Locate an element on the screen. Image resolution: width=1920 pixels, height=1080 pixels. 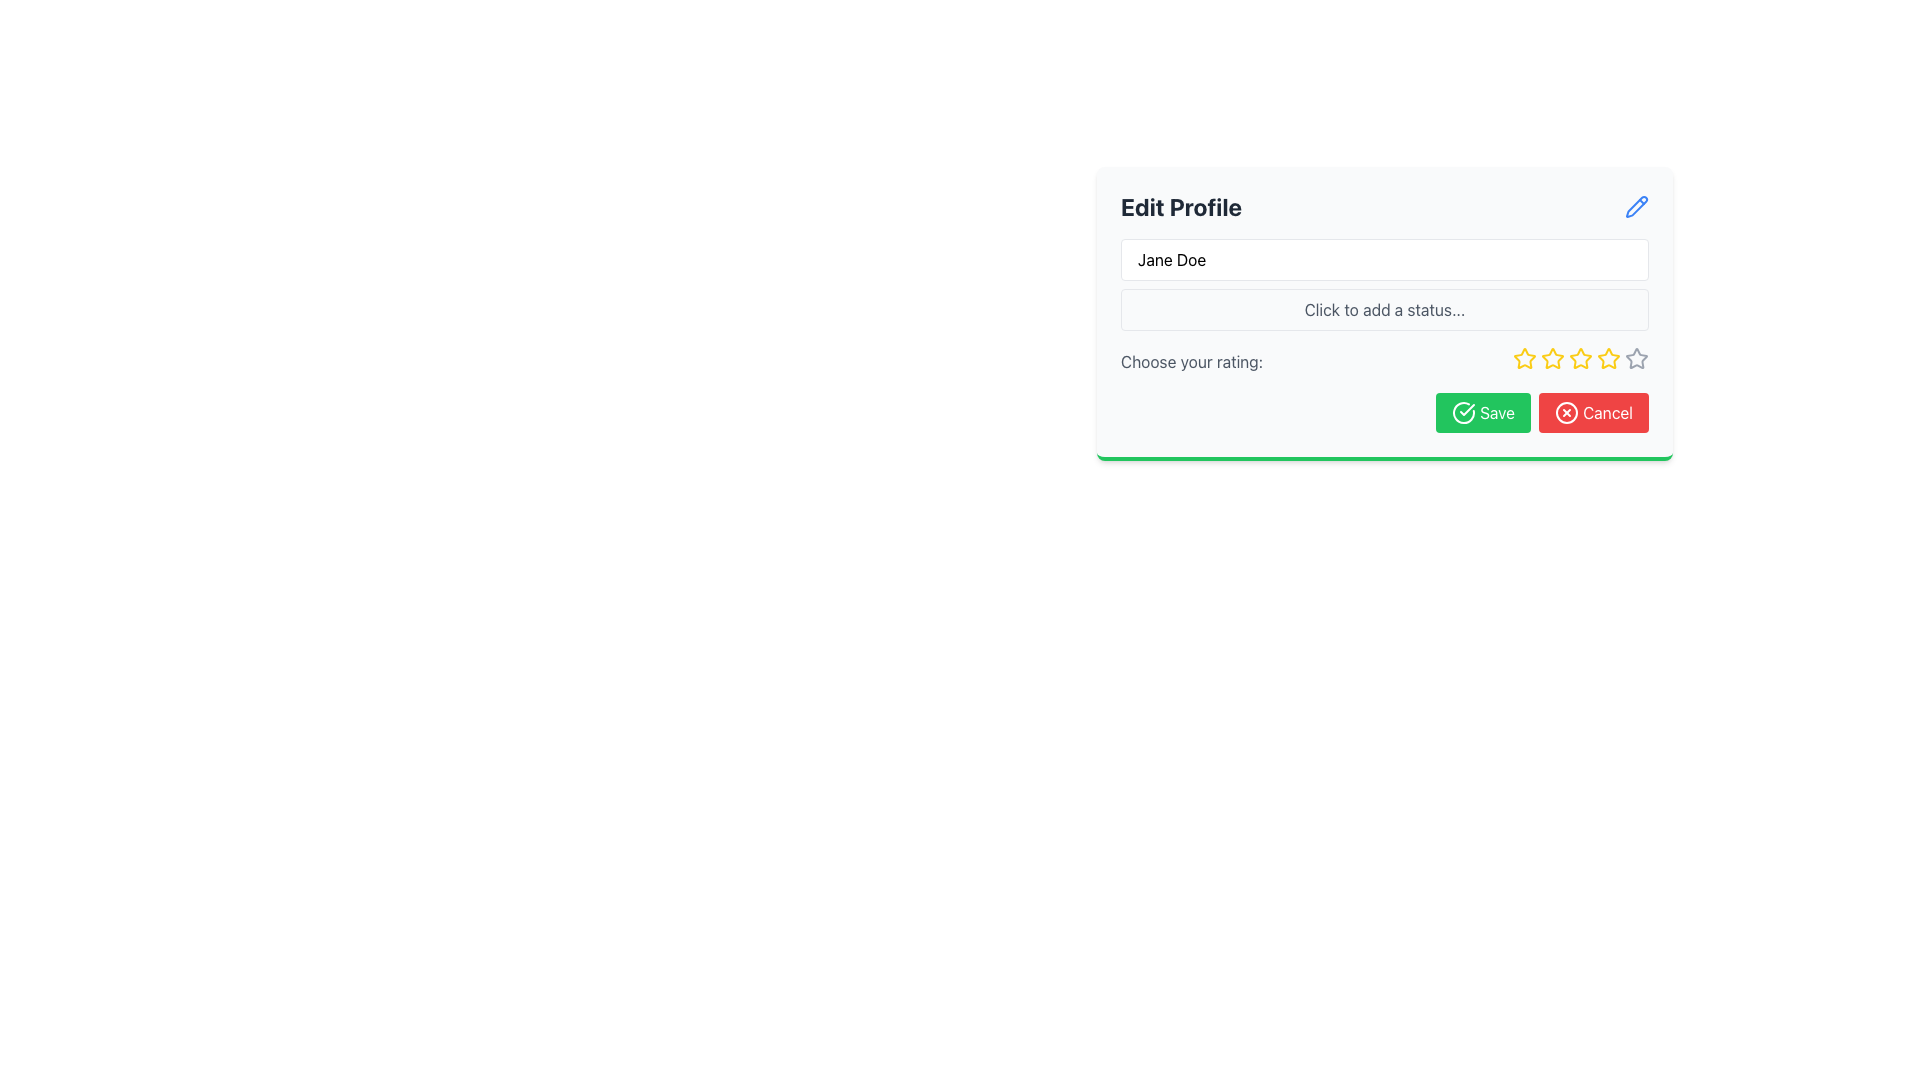
the third yellow rating star to select the second level of rating is located at coordinates (1552, 357).